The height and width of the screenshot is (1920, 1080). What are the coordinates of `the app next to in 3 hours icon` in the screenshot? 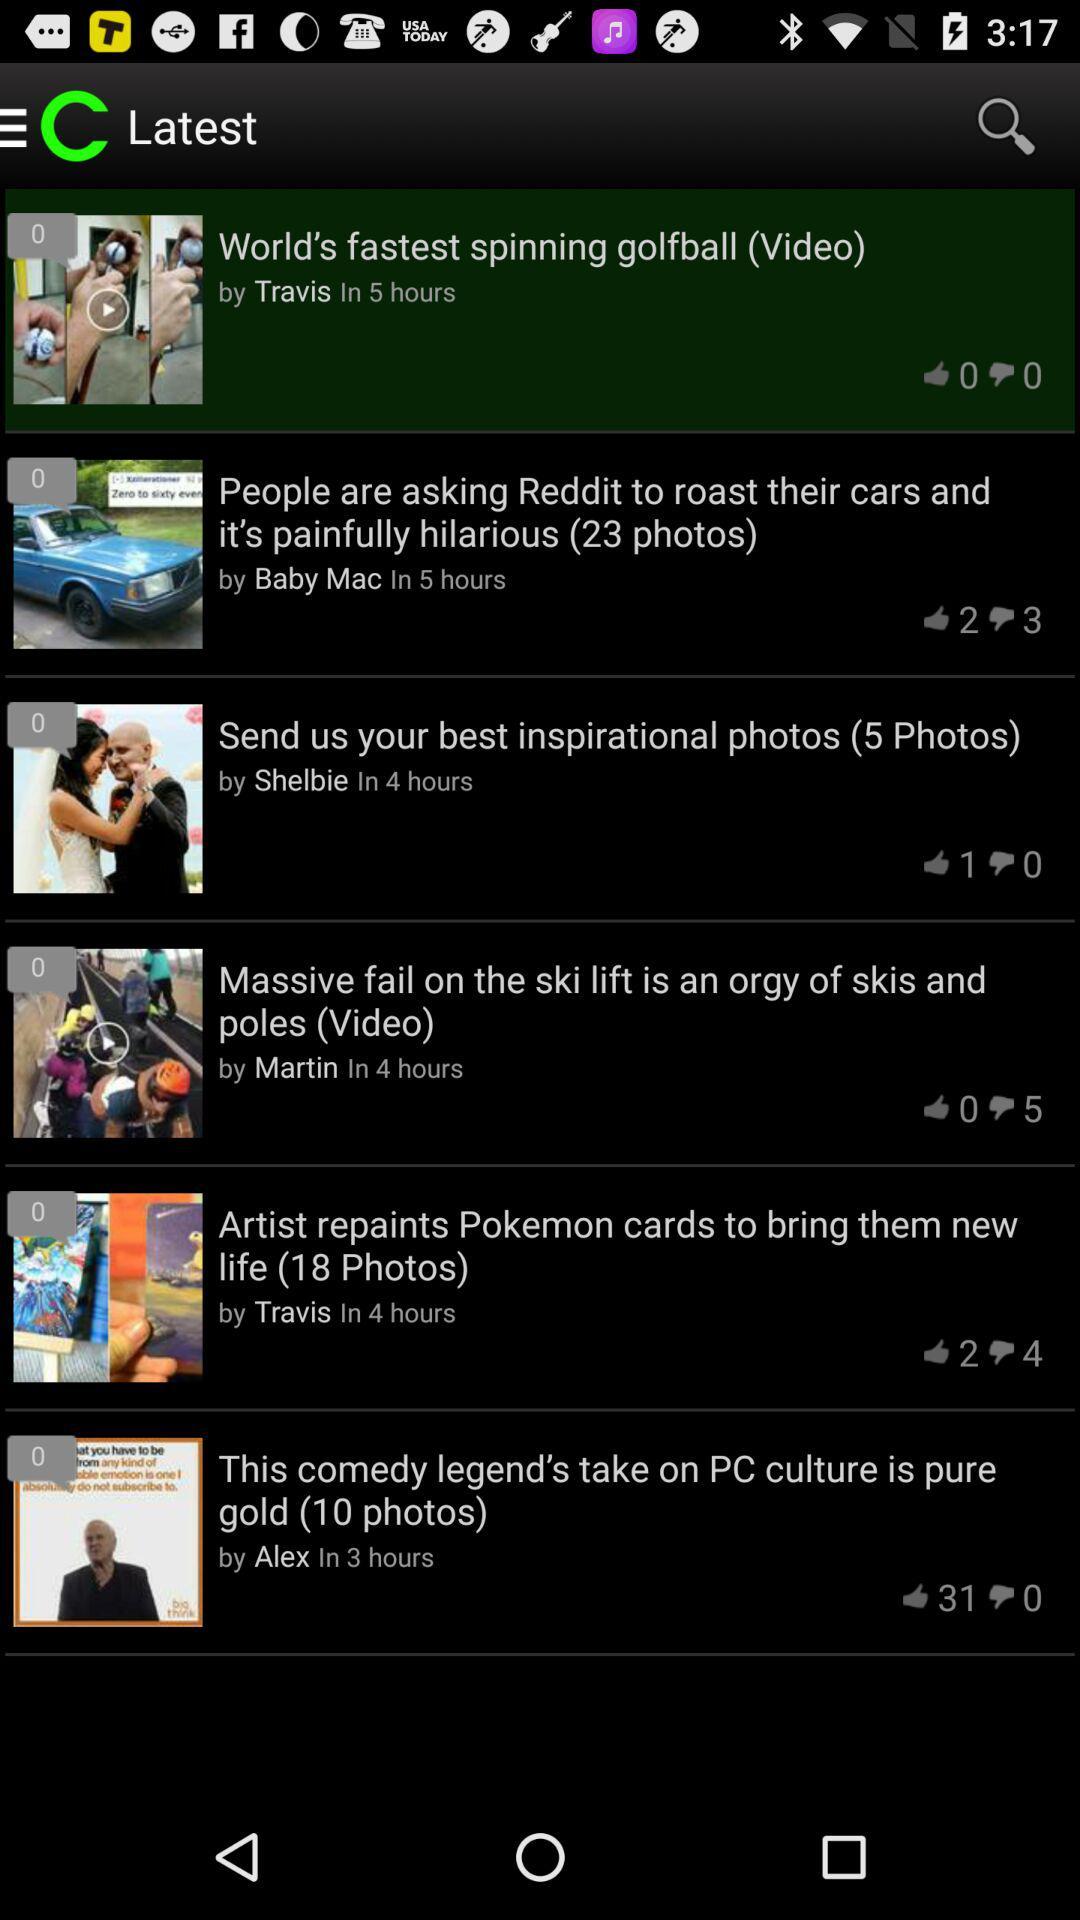 It's located at (281, 1554).